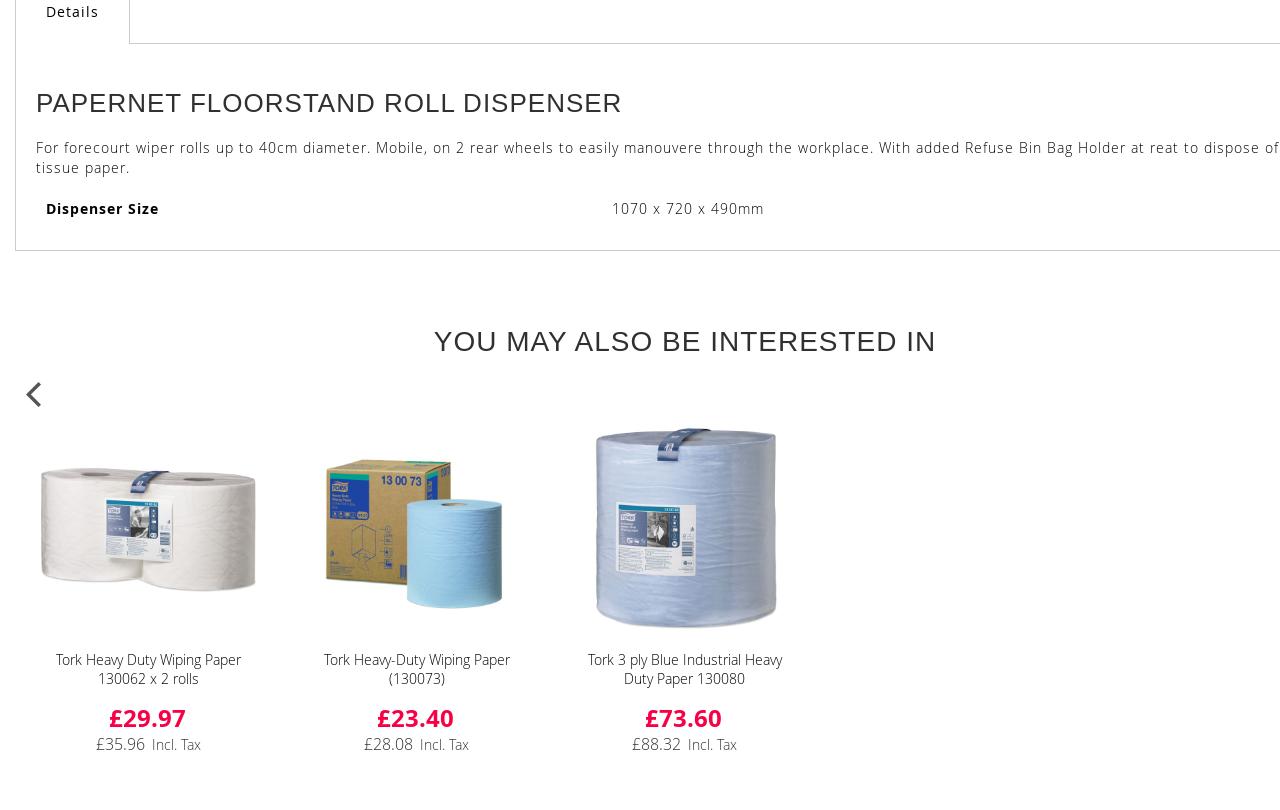  I want to click on '£23.40', so click(413, 716).